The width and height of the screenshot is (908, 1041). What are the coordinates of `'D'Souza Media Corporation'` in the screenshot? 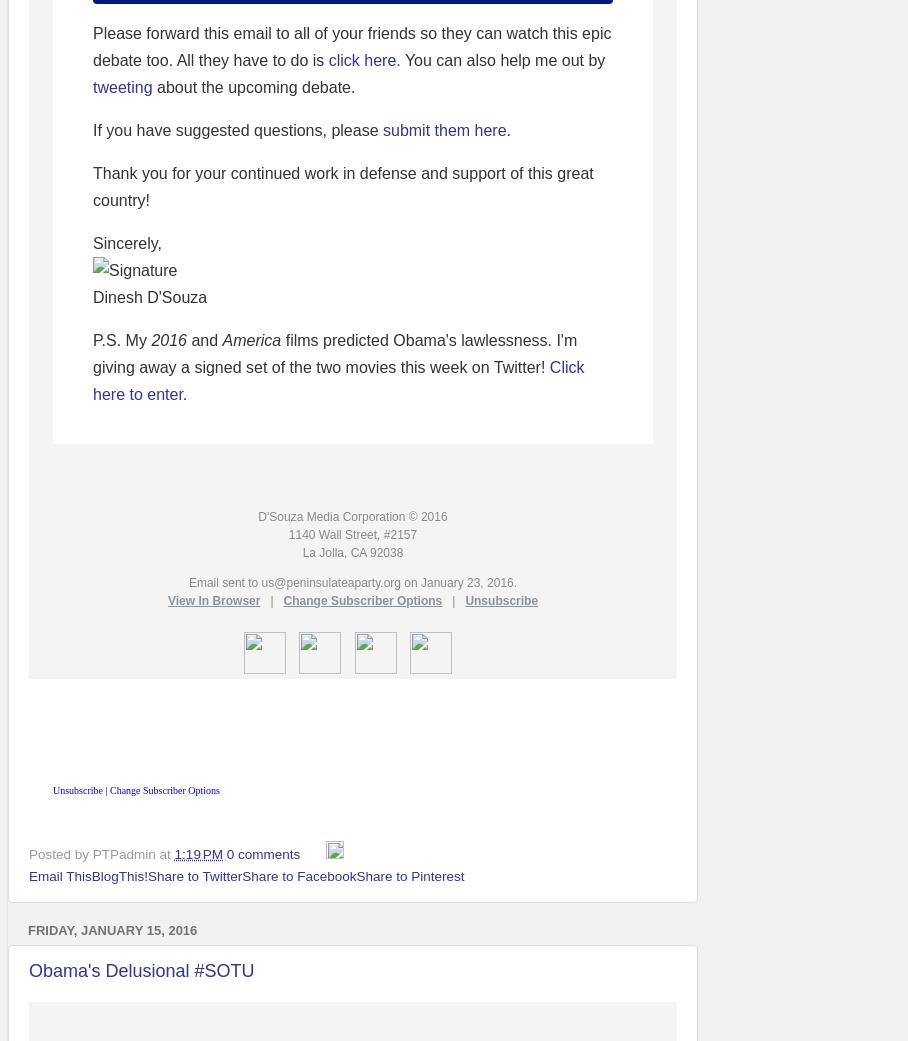 It's located at (330, 515).